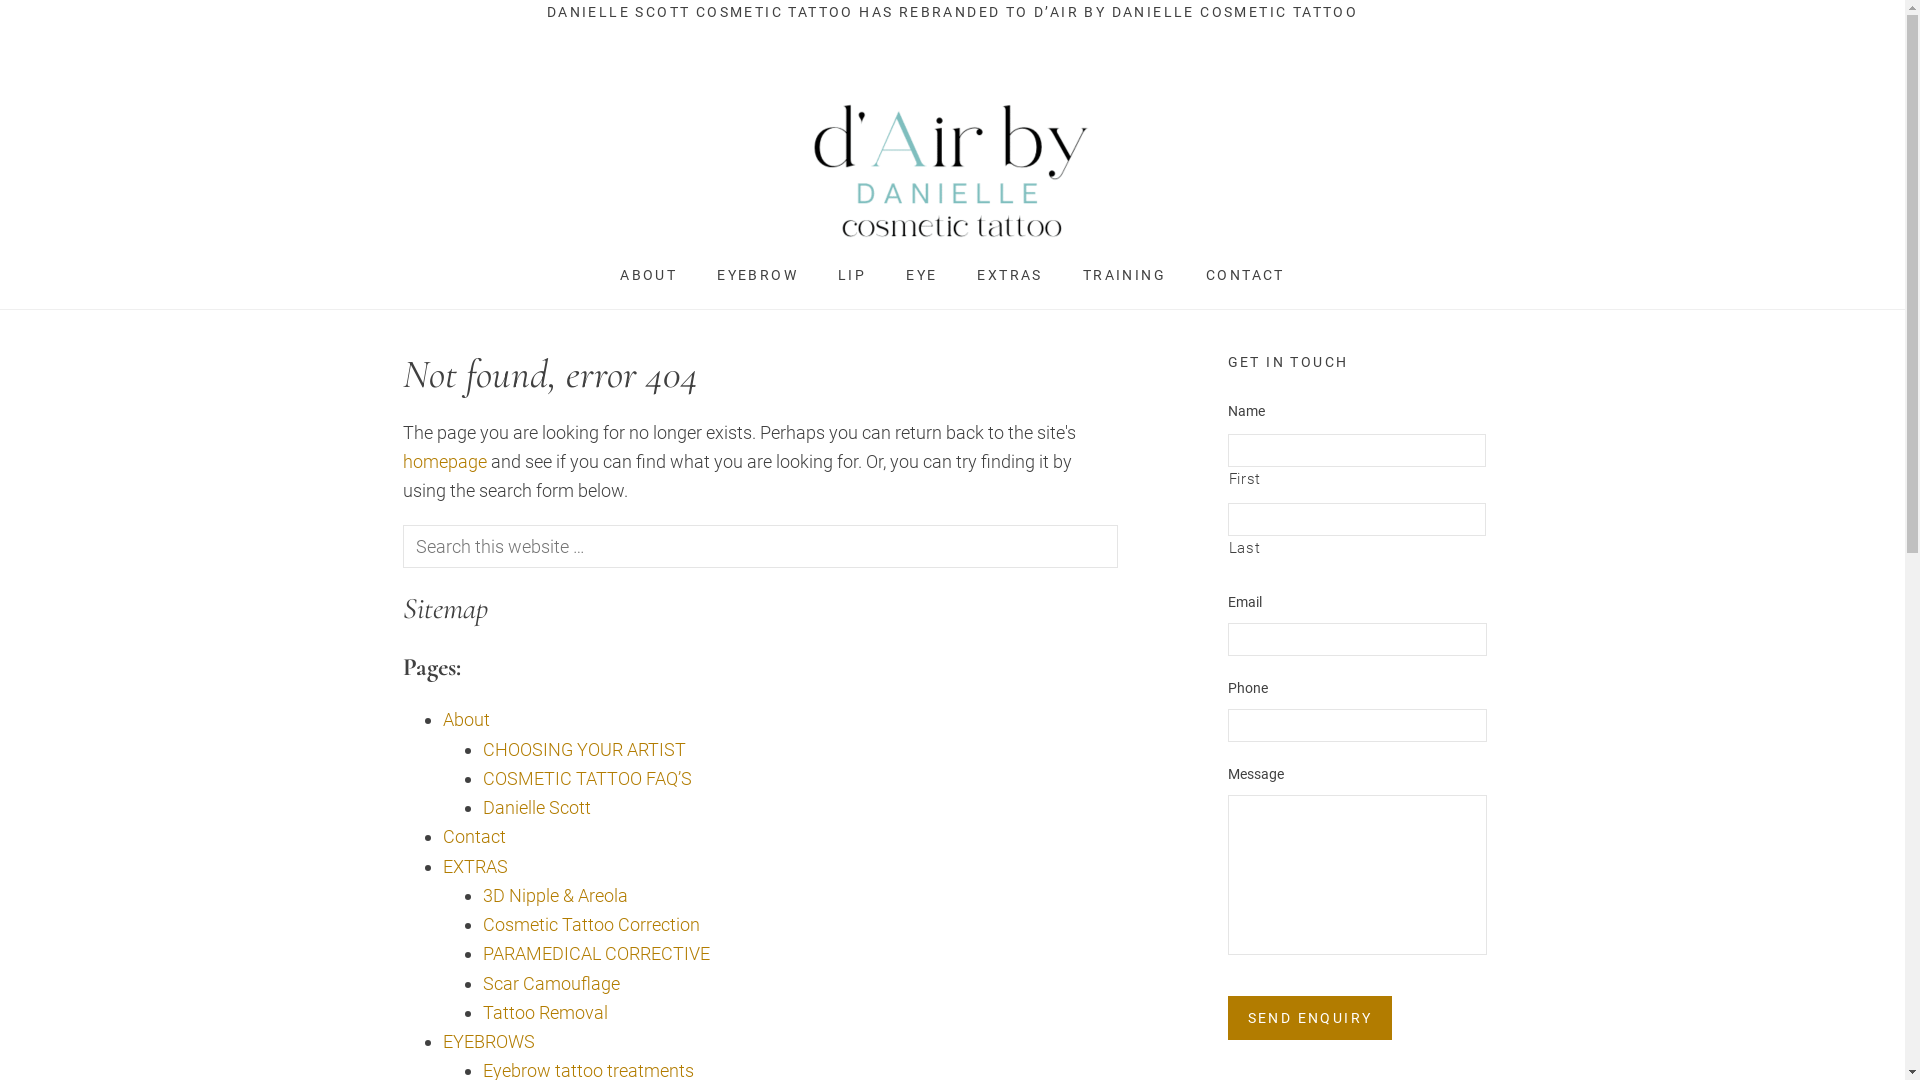 Image resolution: width=1920 pixels, height=1080 pixels. What do you see at coordinates (536, 806) in the screenshot?
I see `'Danielle Scott'` at bounding box center [536, 806].